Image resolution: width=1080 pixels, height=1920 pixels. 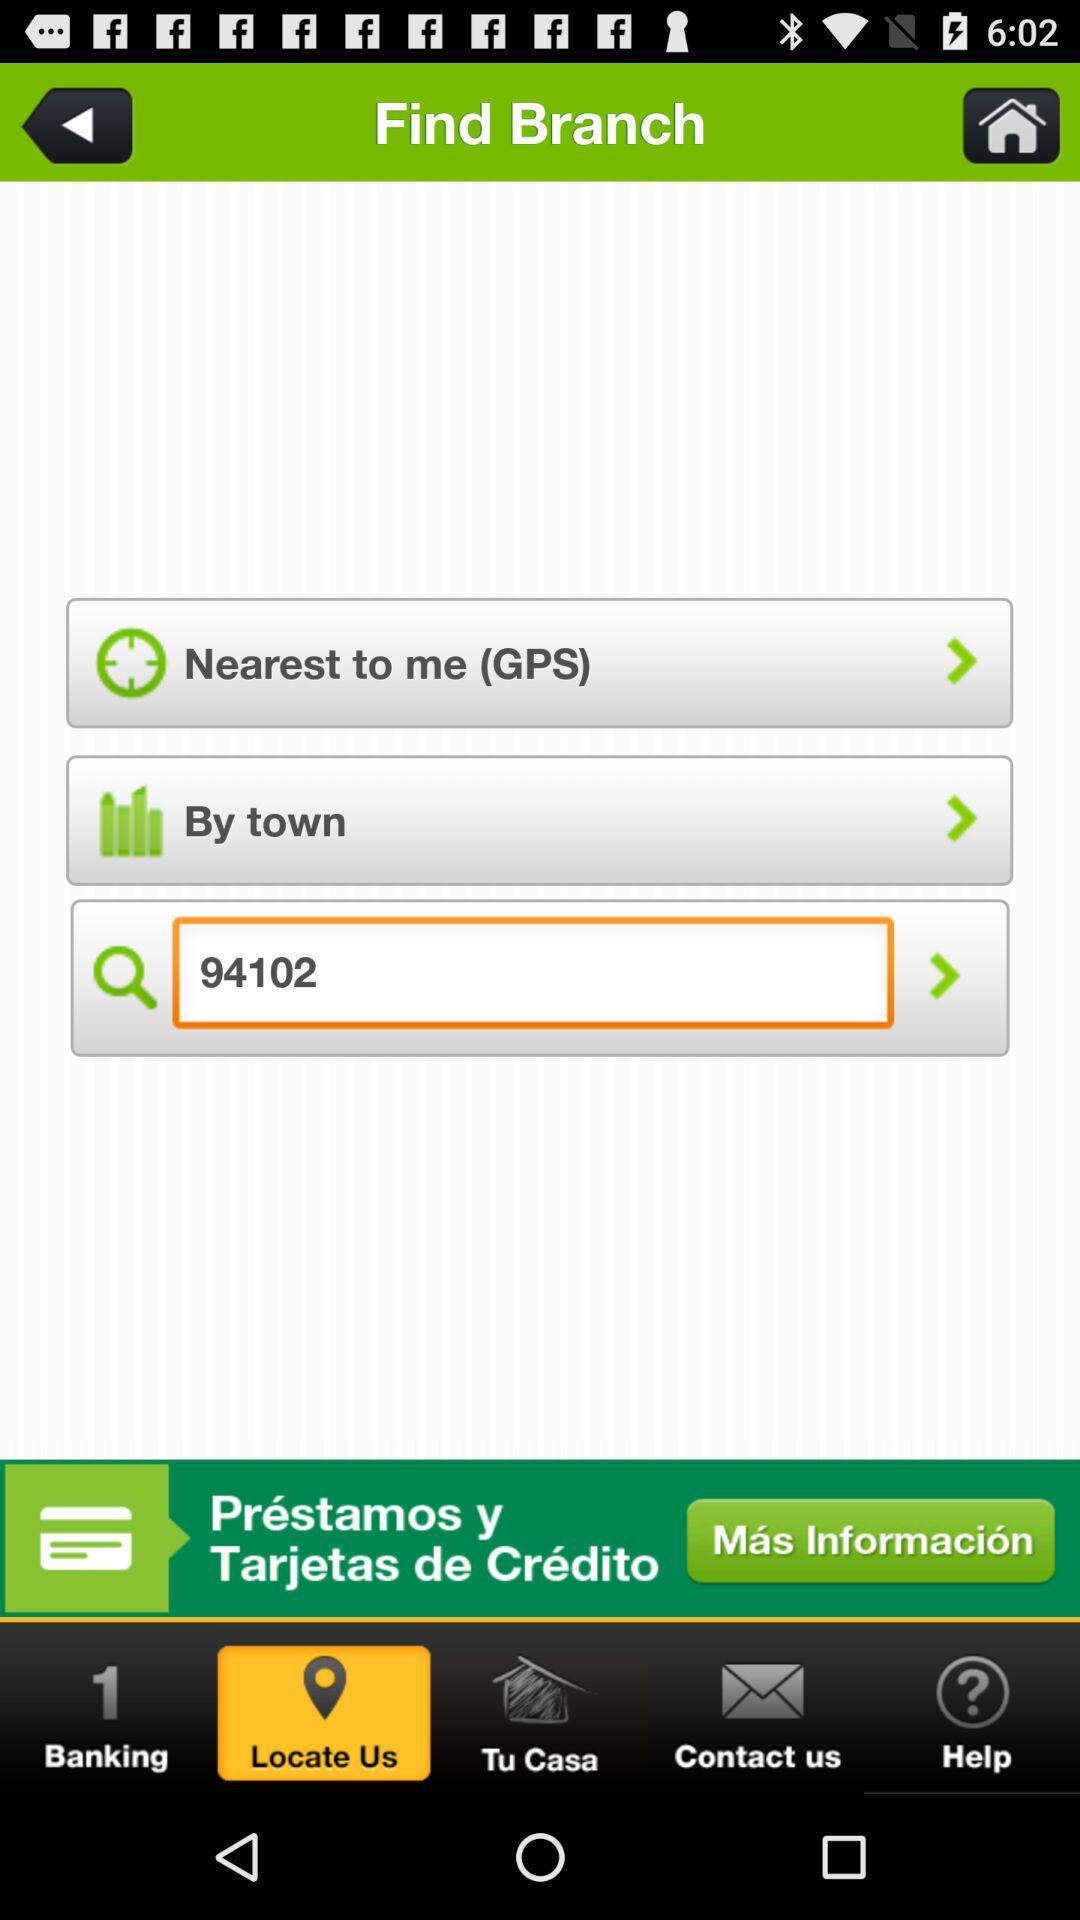 What do you see at coordinates (971, 1707) in the screenshot?
I see `switch to help menu` at bounding box center [971, 1707].